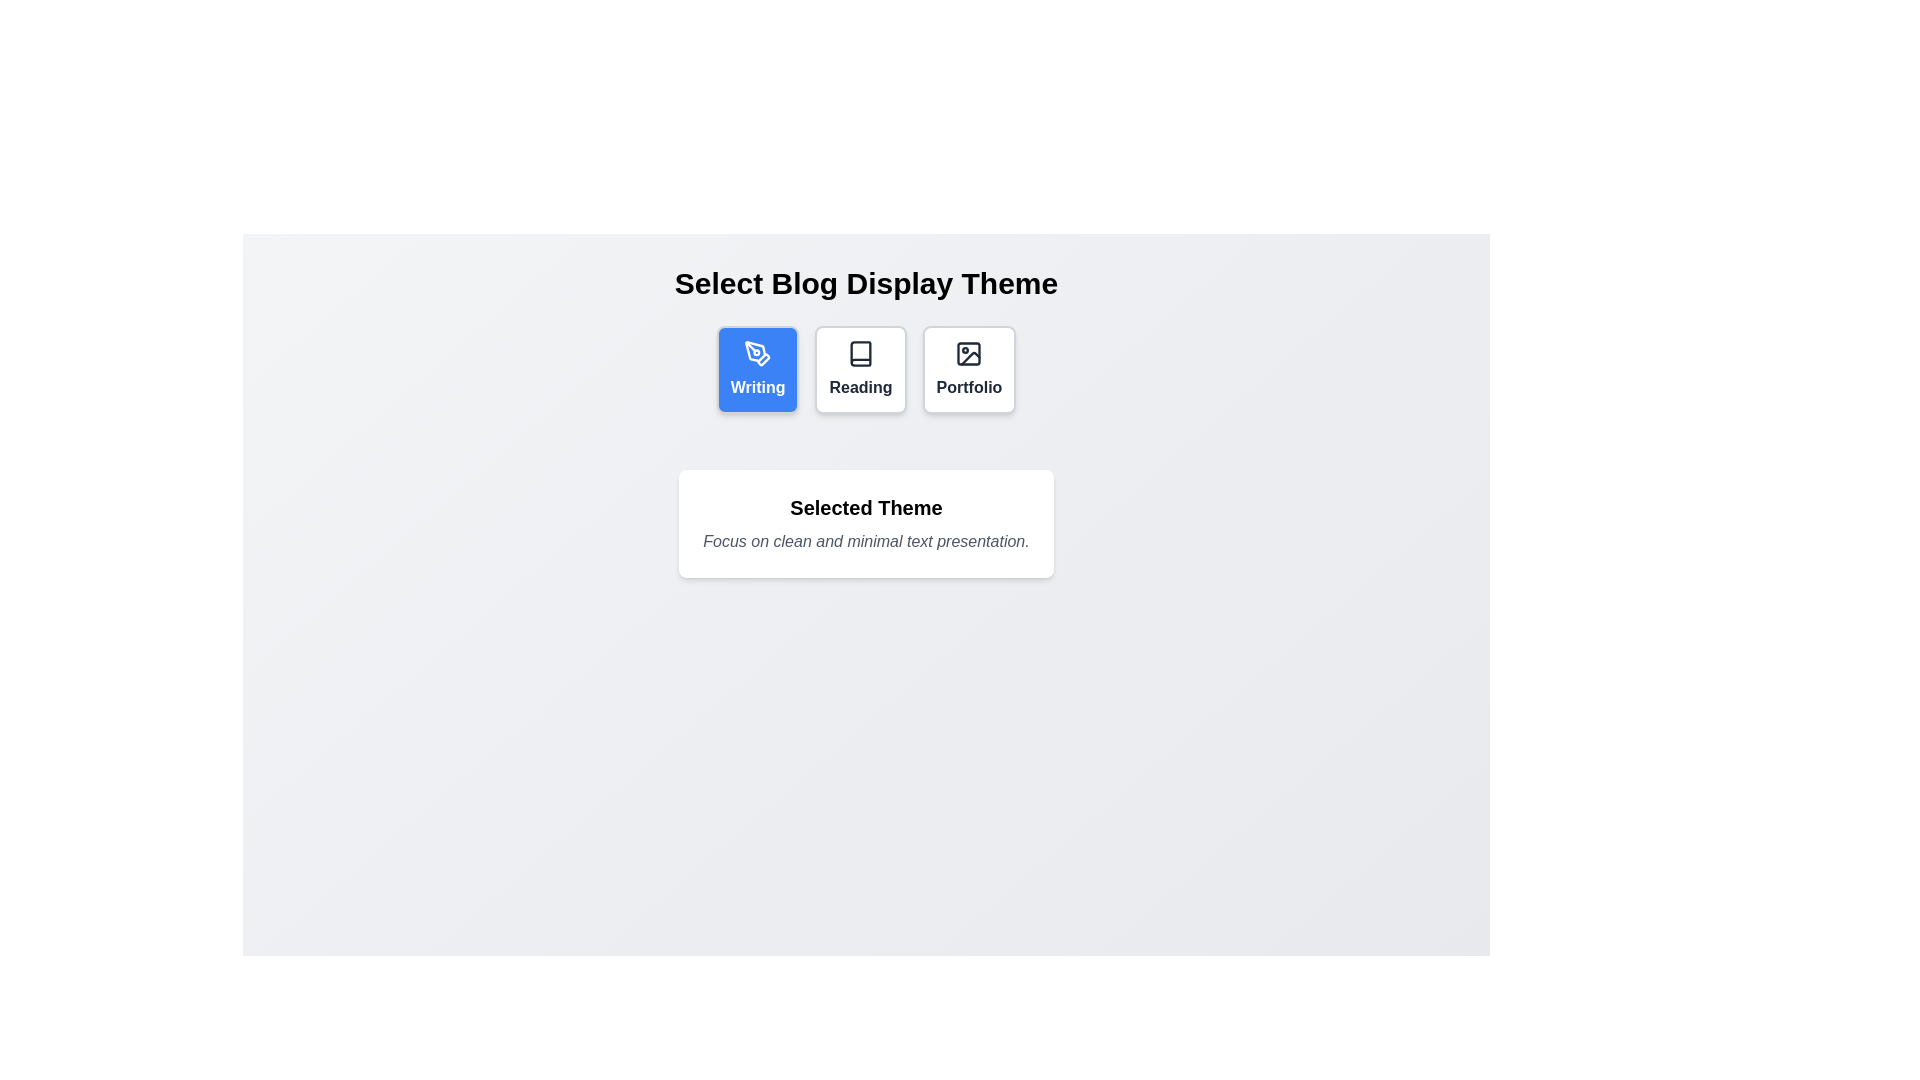  Describe the element at coordinates (757, 370) in the screenshot. I see `the button to select the theme Writing` at that location.